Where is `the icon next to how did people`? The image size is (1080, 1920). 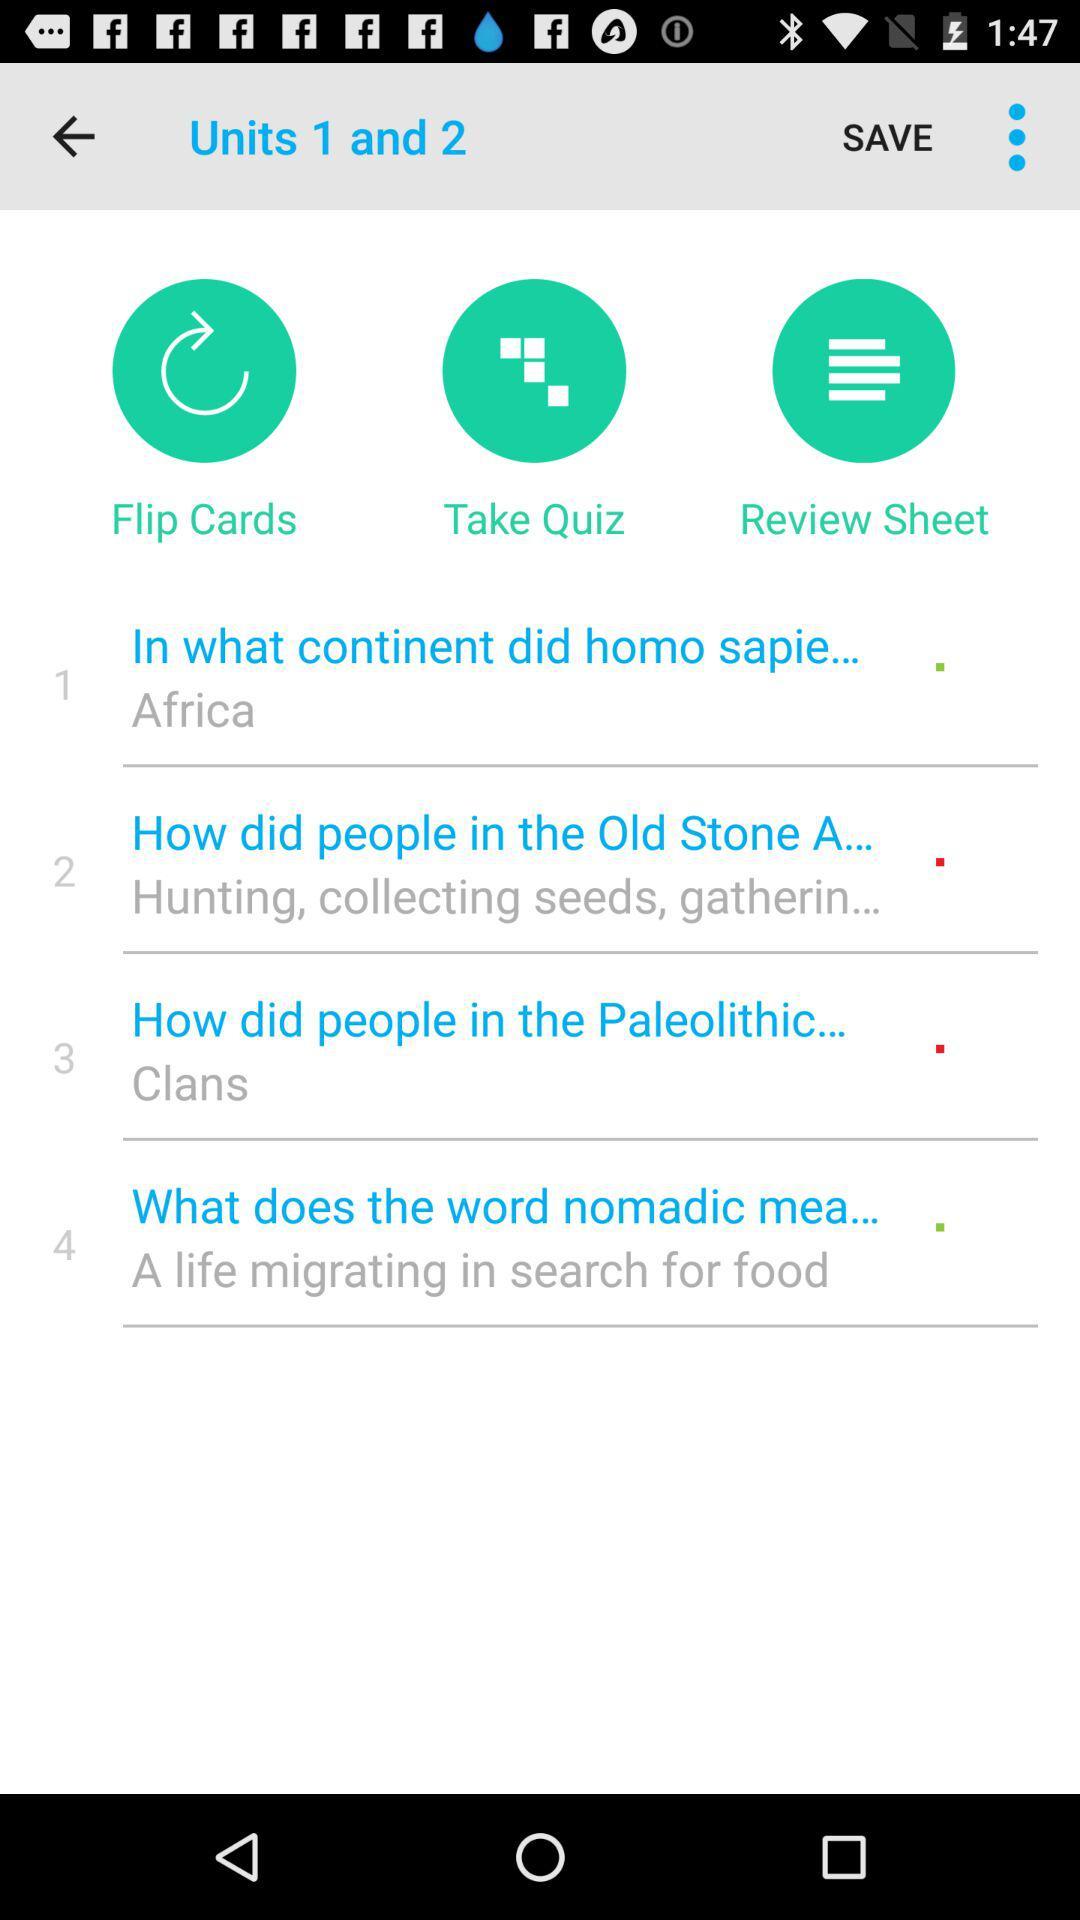
the icon next to how did people is located at coordinates (63, 1055).